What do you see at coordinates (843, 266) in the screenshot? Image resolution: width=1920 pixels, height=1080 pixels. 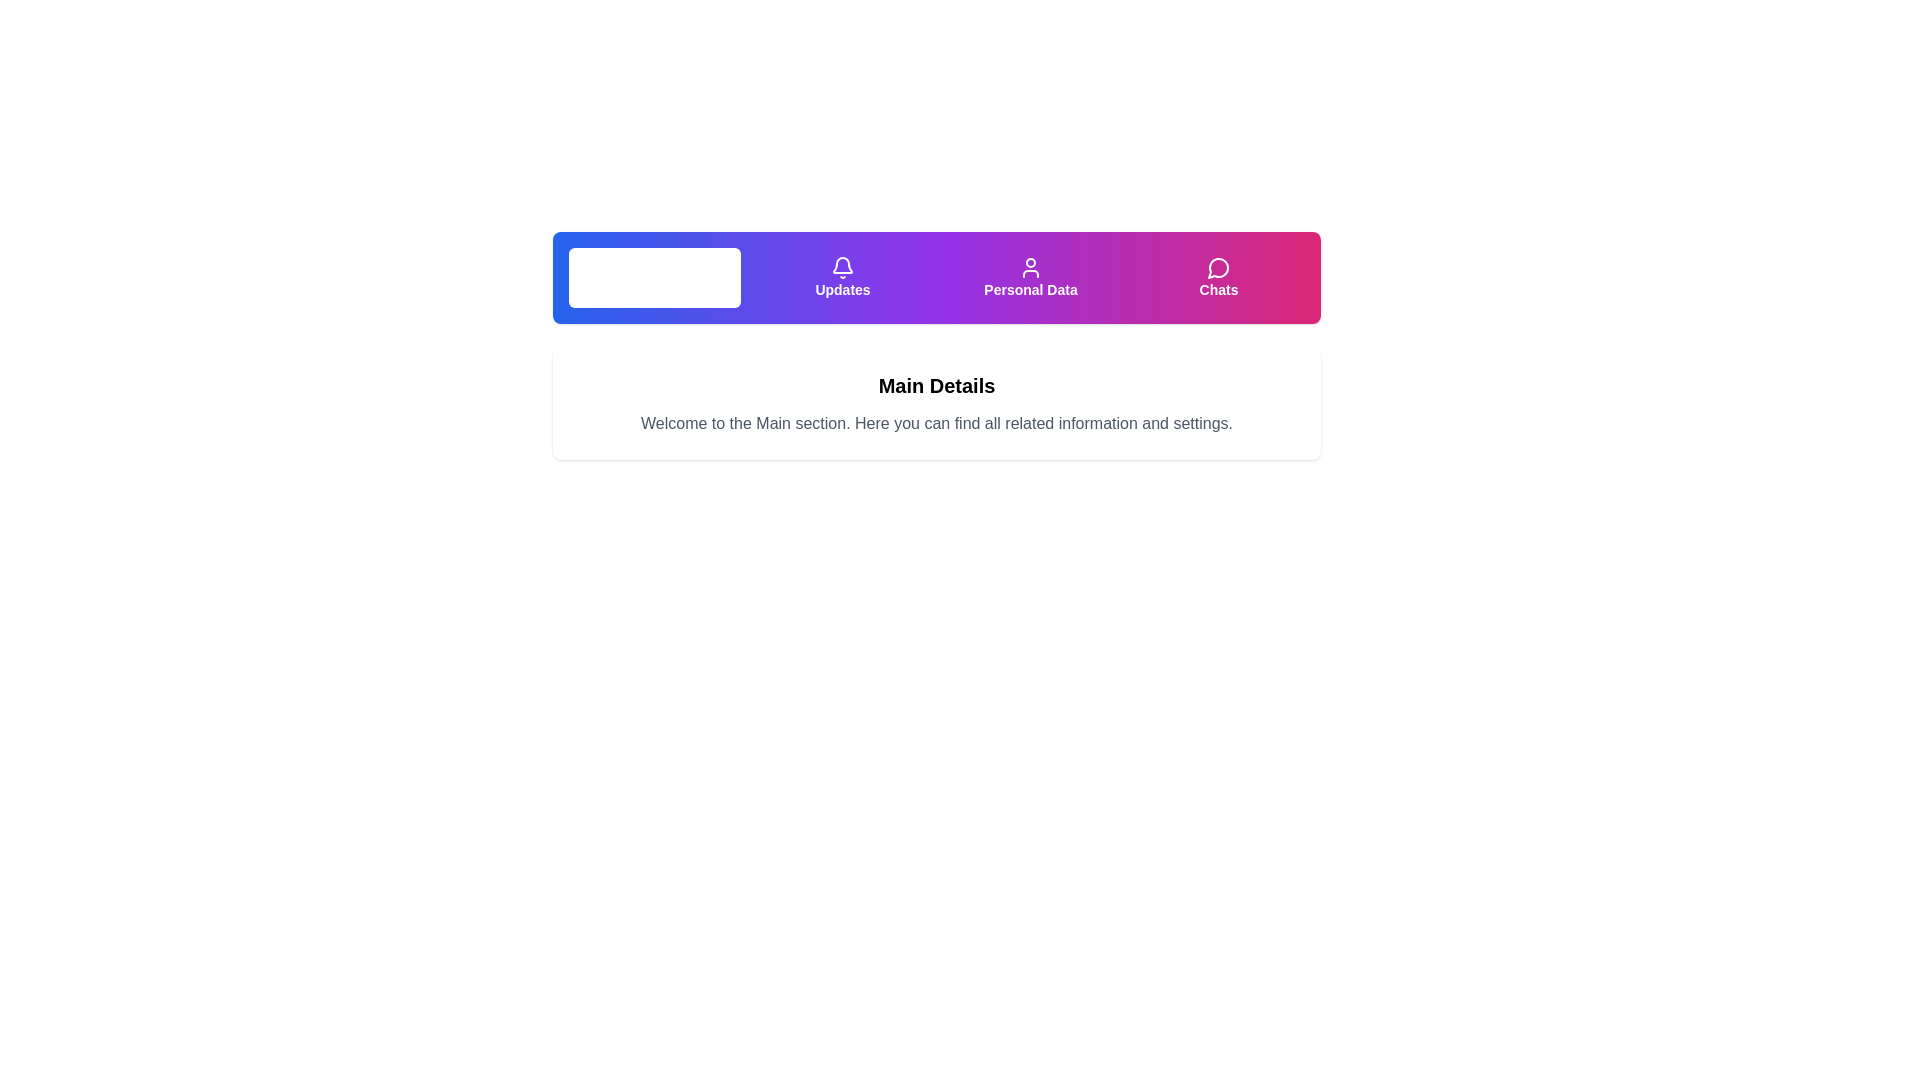 I see `the button containing the bell icon, which is styled with a line-drawn design and is located in the Updates section of the navigation bar` at bounding box center [843, 266].